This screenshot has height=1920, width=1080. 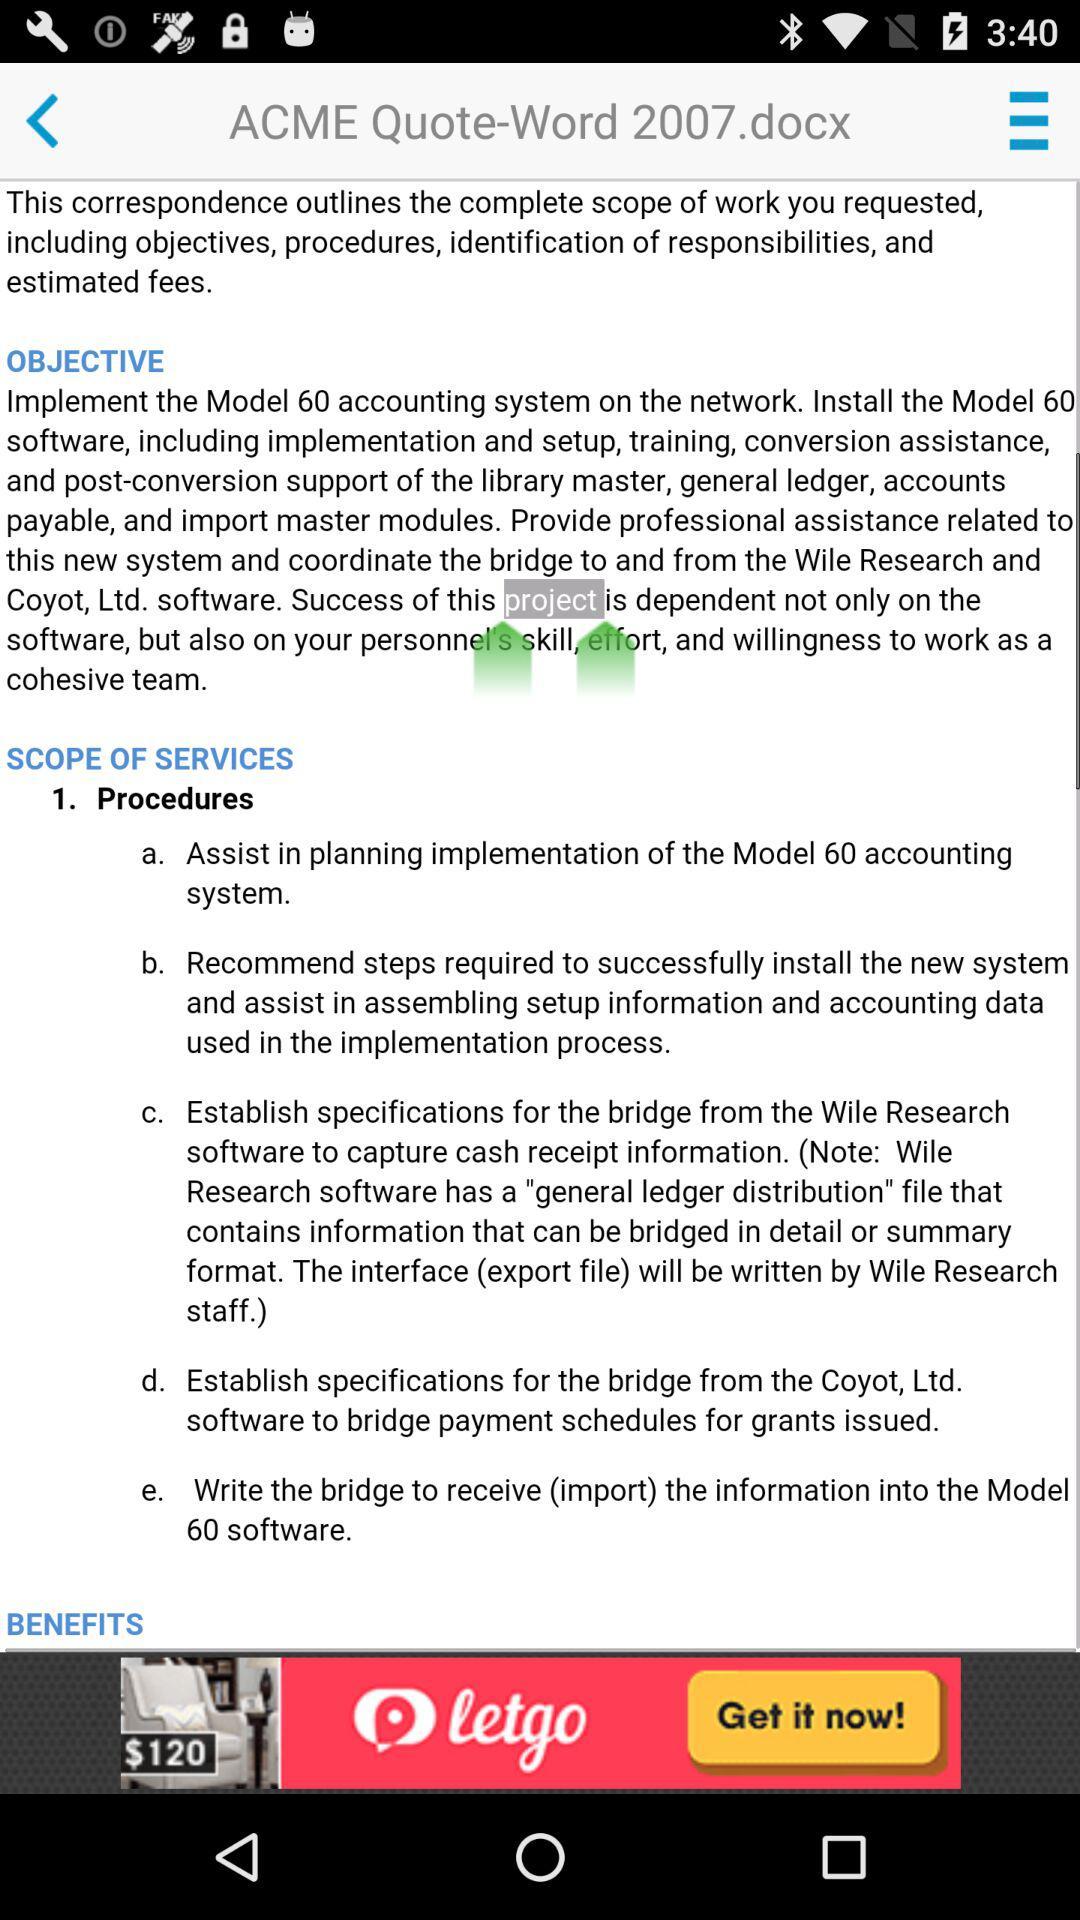 I want to click on document page, so click(x=542, y=915).